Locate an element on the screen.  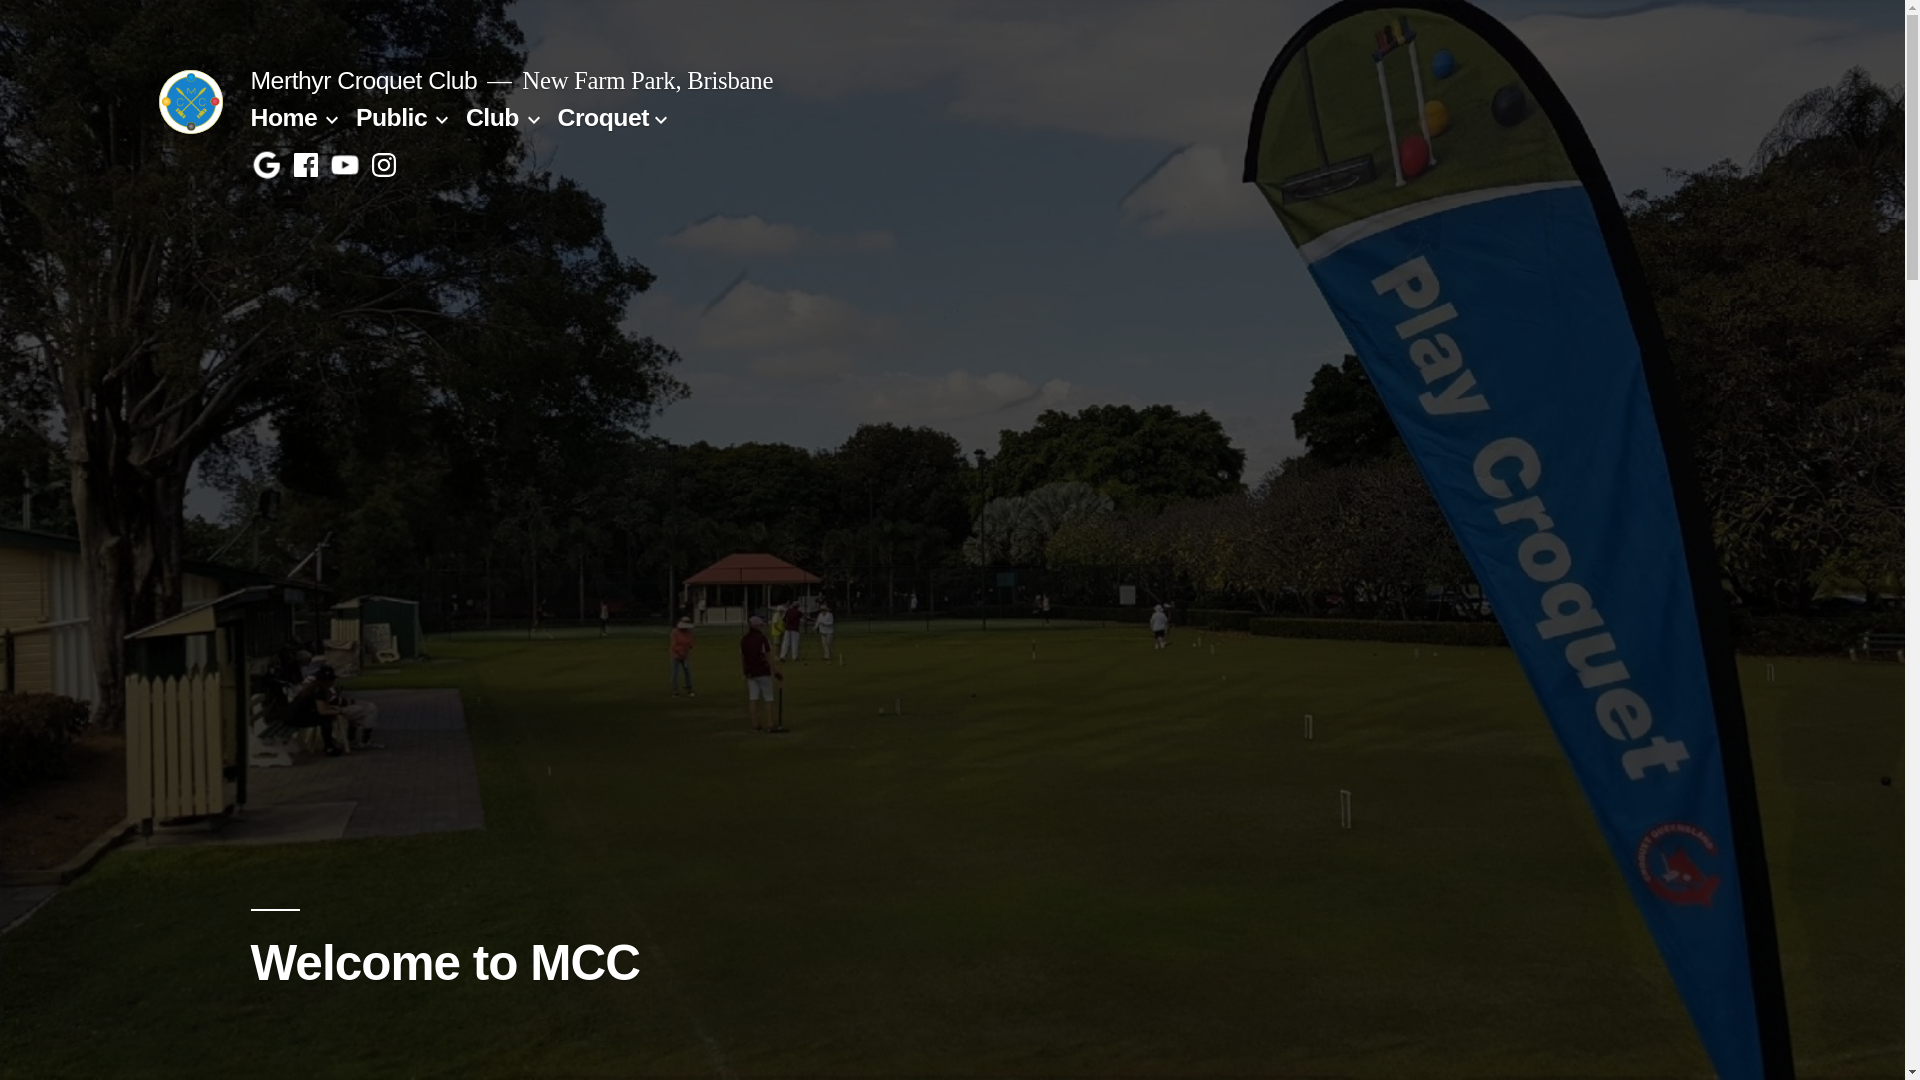
'Facebook' is located at coordinates (305, 164).